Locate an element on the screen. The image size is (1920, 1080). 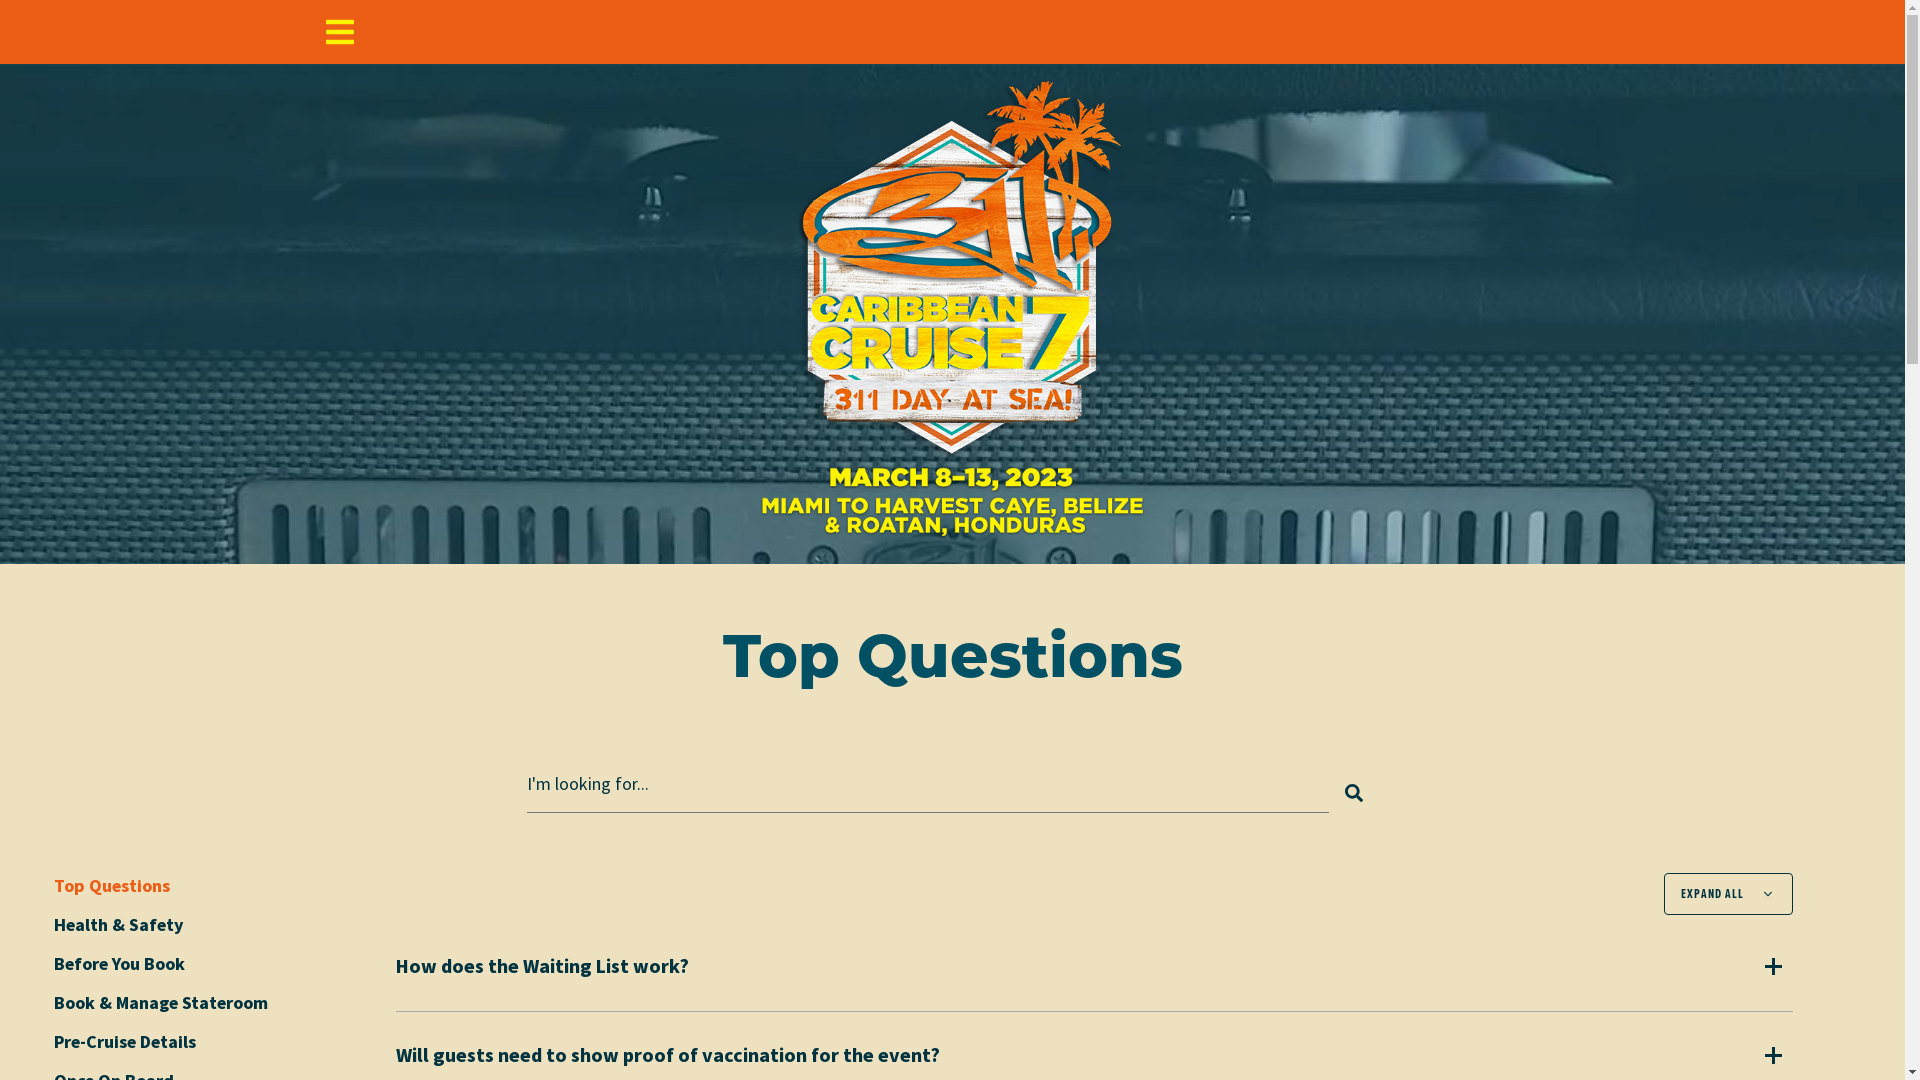
'Pre-Cruise Details' is located at coordinates (123, 1040).